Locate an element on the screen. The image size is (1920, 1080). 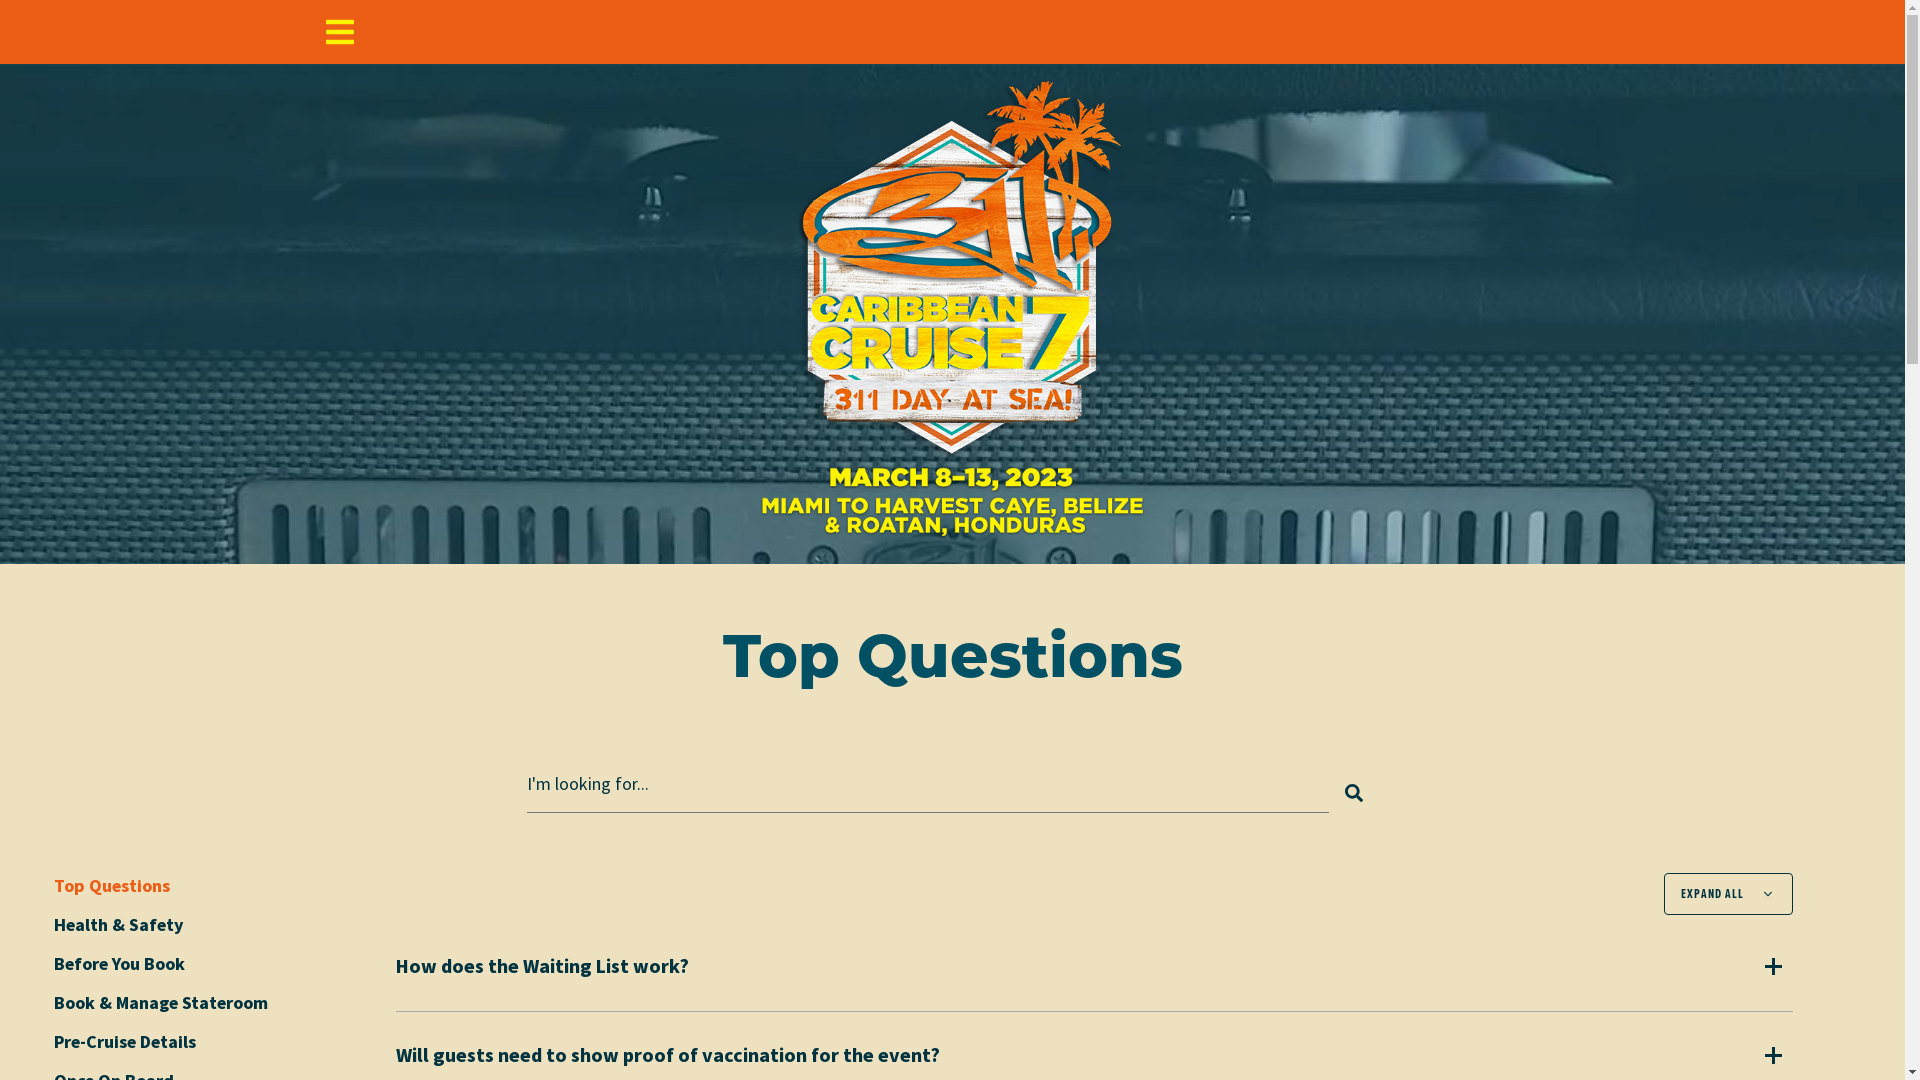
'Pre-Cruise Details' is located at coordinates (123, 1040).